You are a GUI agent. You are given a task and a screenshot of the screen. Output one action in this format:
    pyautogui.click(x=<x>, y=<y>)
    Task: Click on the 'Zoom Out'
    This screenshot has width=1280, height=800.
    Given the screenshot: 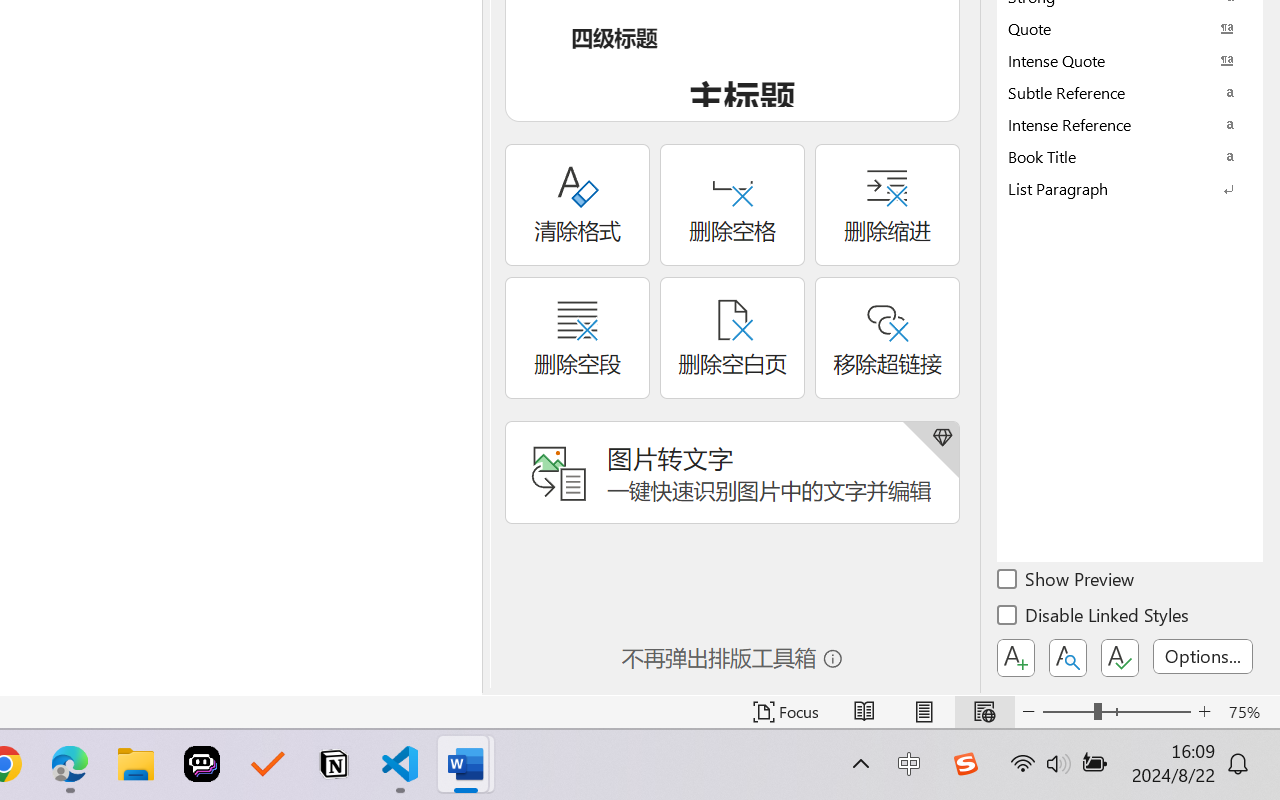 What is the action you would take?
    pyautogui.click(x=1067, y=711)
    